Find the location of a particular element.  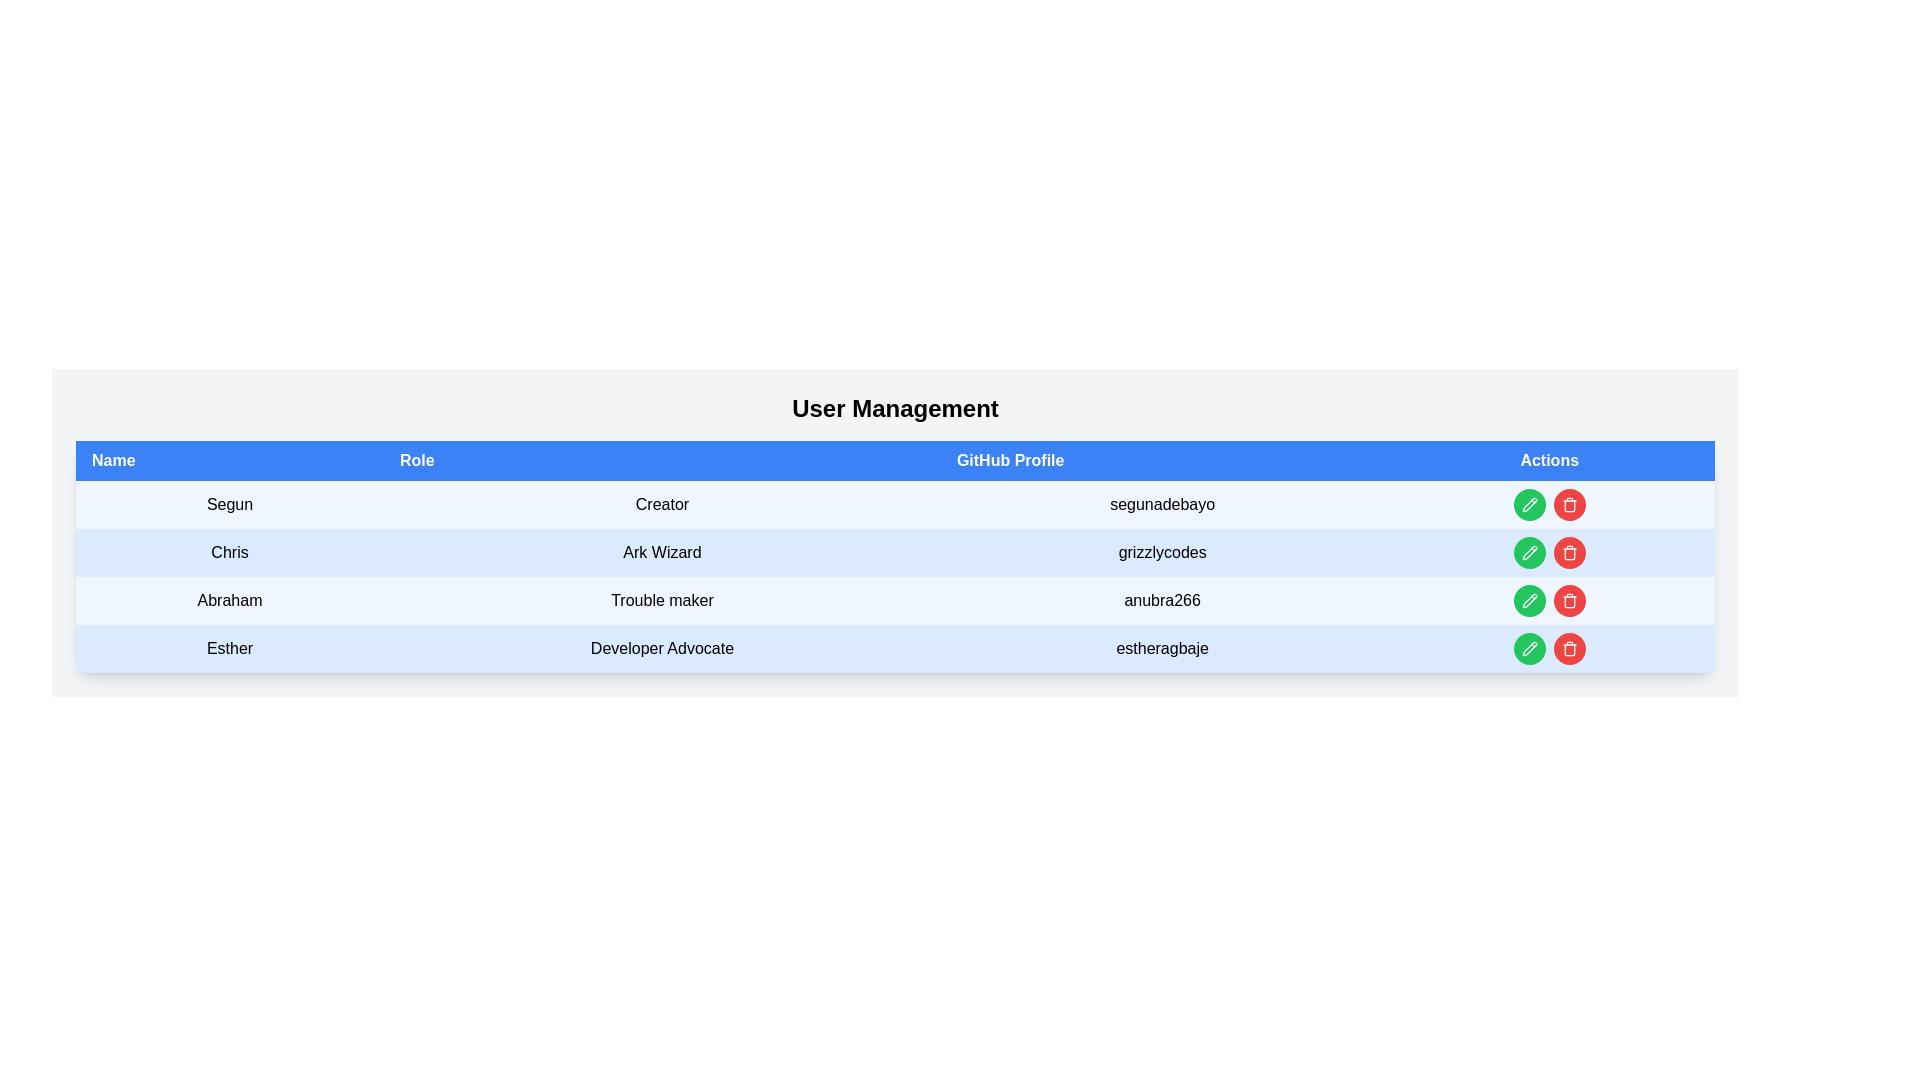

the delete (trash) icon in the 'Actions' column of the 'User Management' table for user 'Esther', which is styled with a bold outline and is adjacent to the green edit icon is located at coordinates (1568, 650).